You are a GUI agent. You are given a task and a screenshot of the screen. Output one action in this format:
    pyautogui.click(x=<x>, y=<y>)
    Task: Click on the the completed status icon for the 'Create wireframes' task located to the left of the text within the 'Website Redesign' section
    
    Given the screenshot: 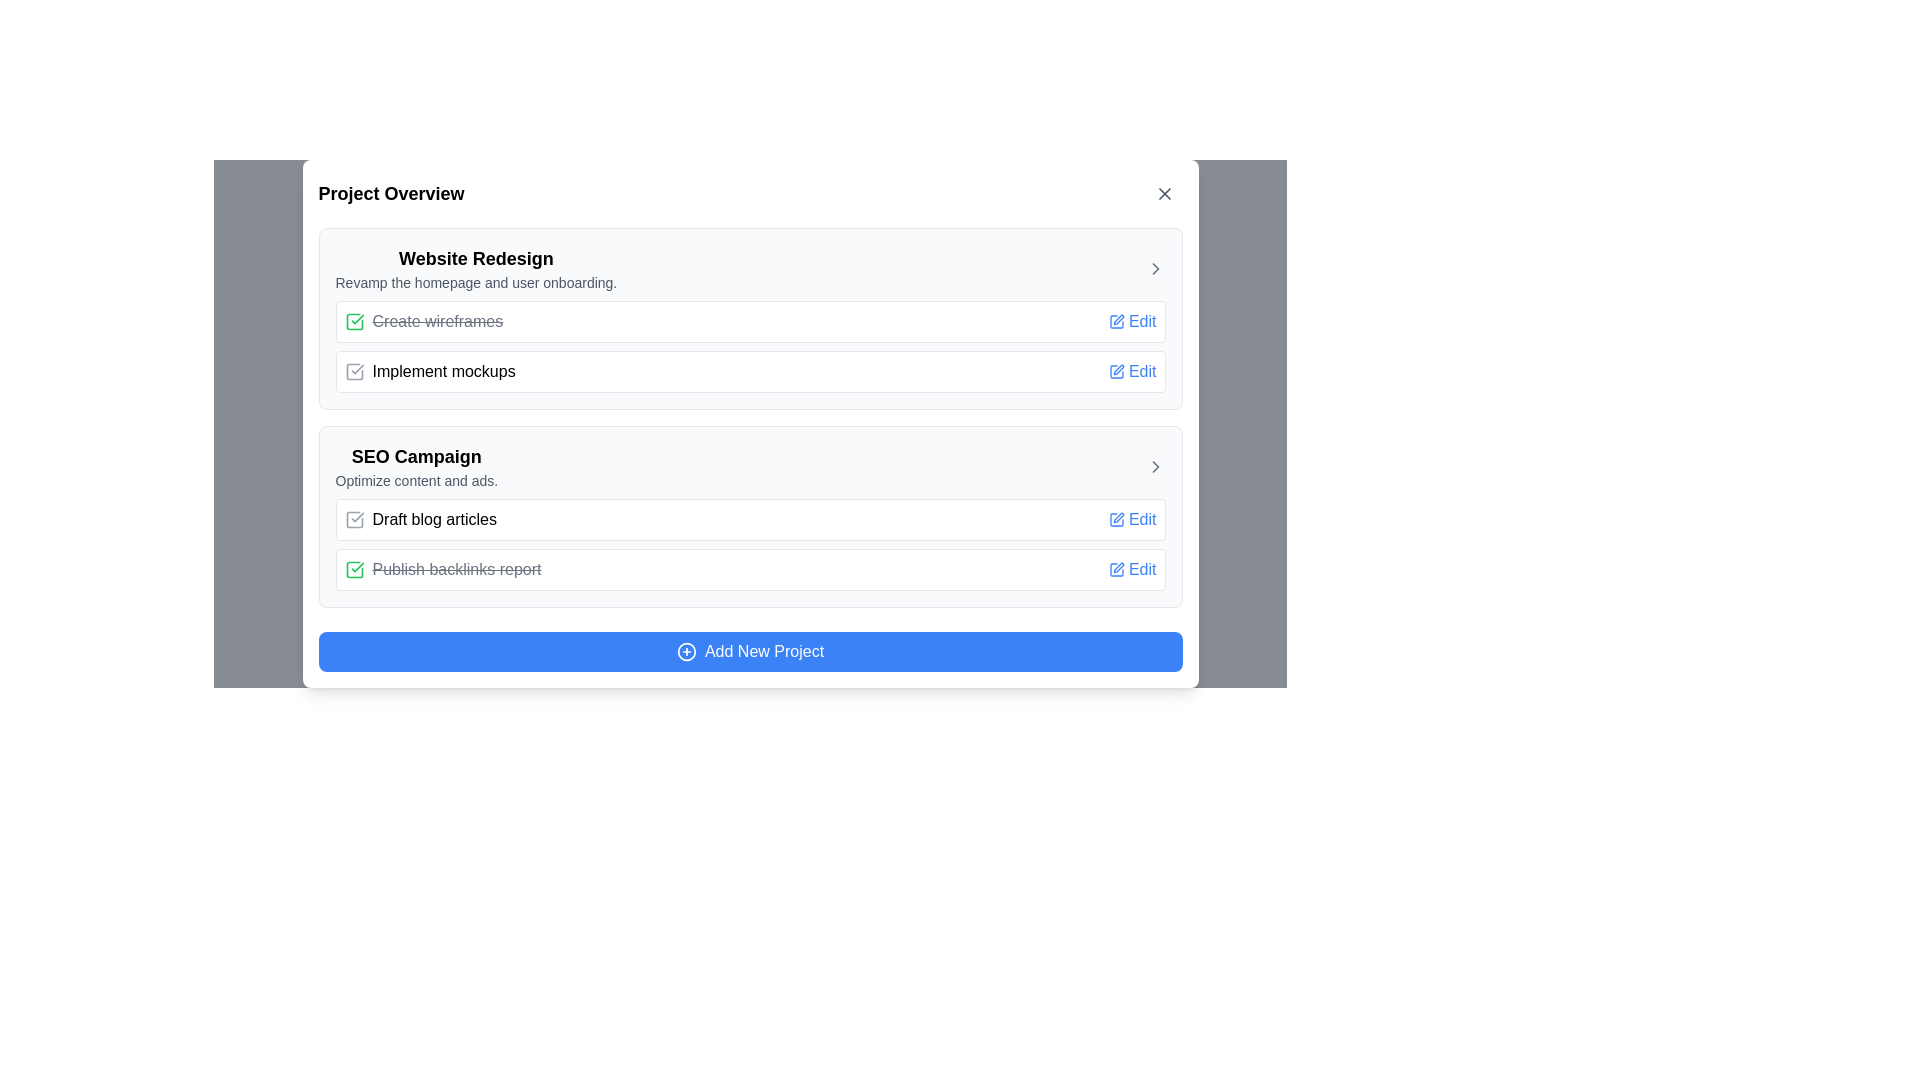 What is the action you would take?
    pyautogui.click(x=354, y=320)
    